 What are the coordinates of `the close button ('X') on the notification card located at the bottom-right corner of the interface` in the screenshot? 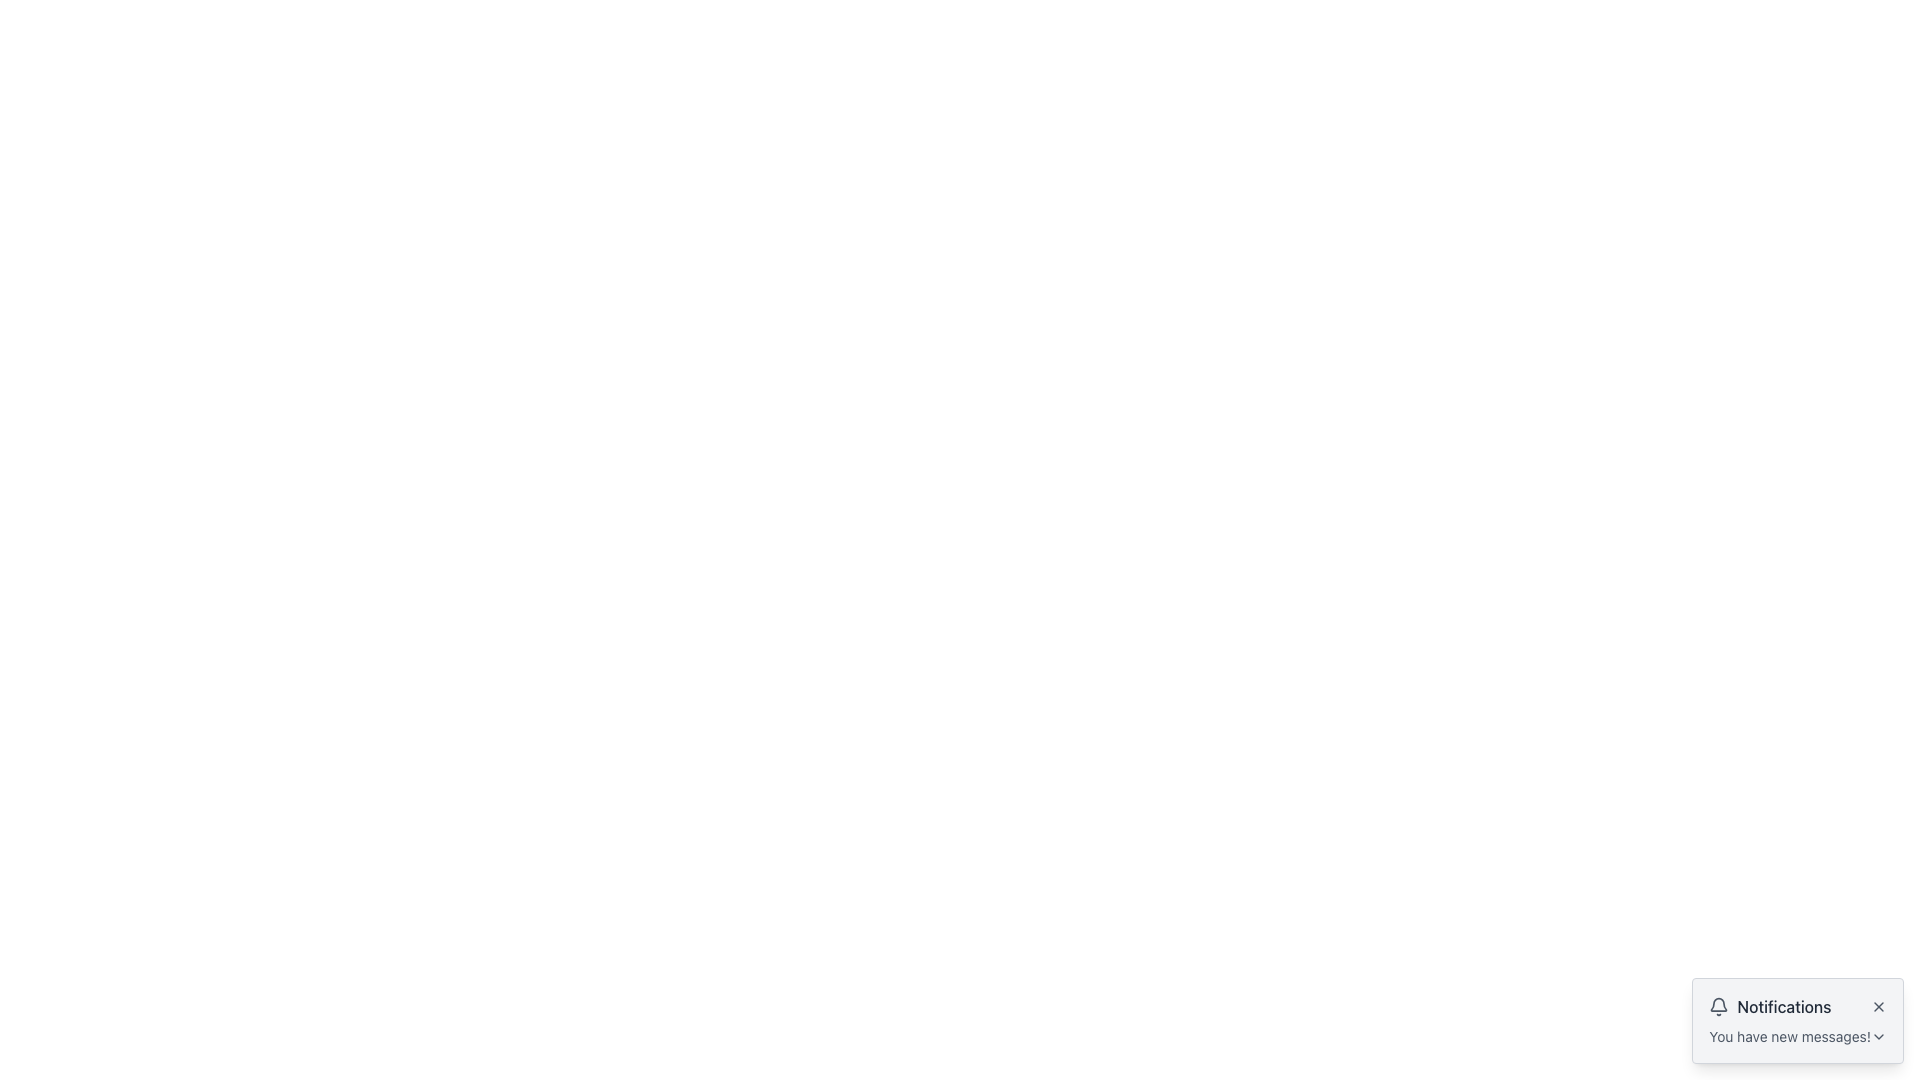 It's located at (1798, 1021).